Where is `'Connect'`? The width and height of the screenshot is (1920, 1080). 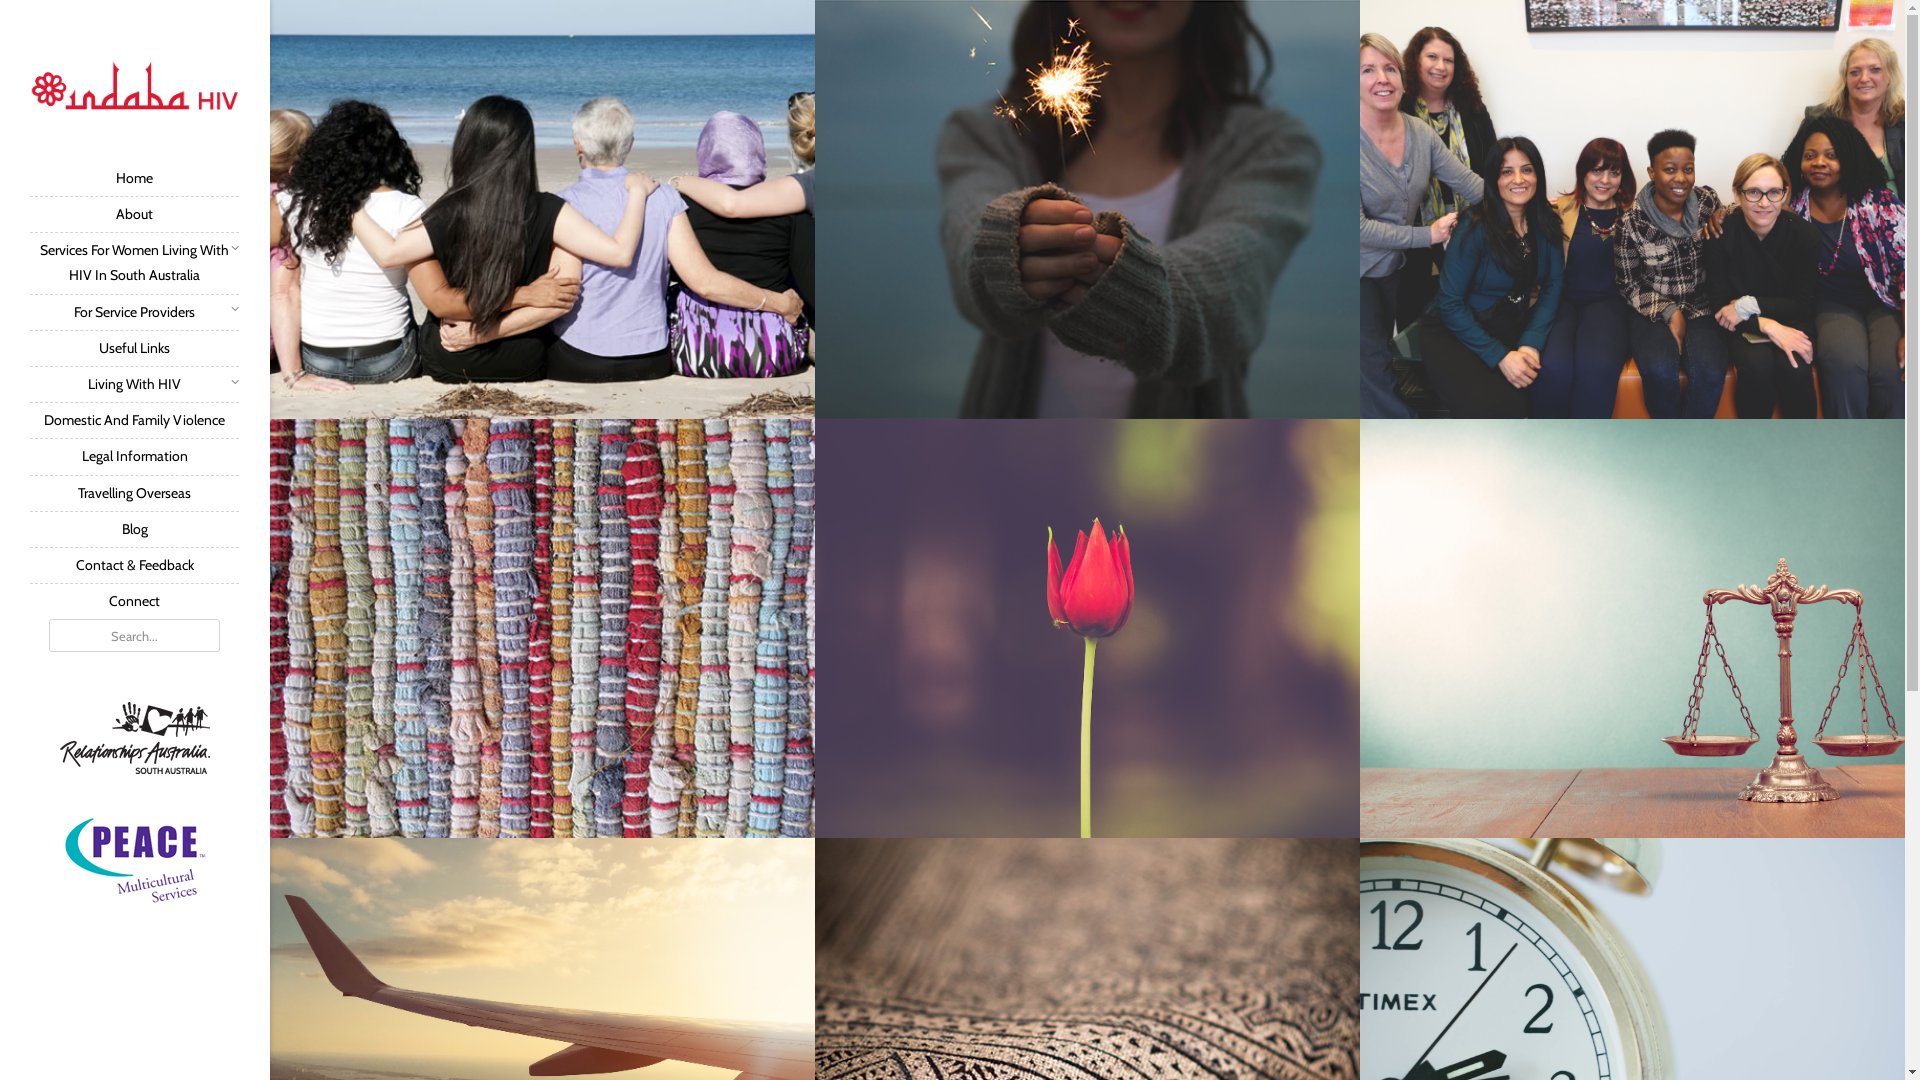
'Connect' is located at coordinates (133, 600).